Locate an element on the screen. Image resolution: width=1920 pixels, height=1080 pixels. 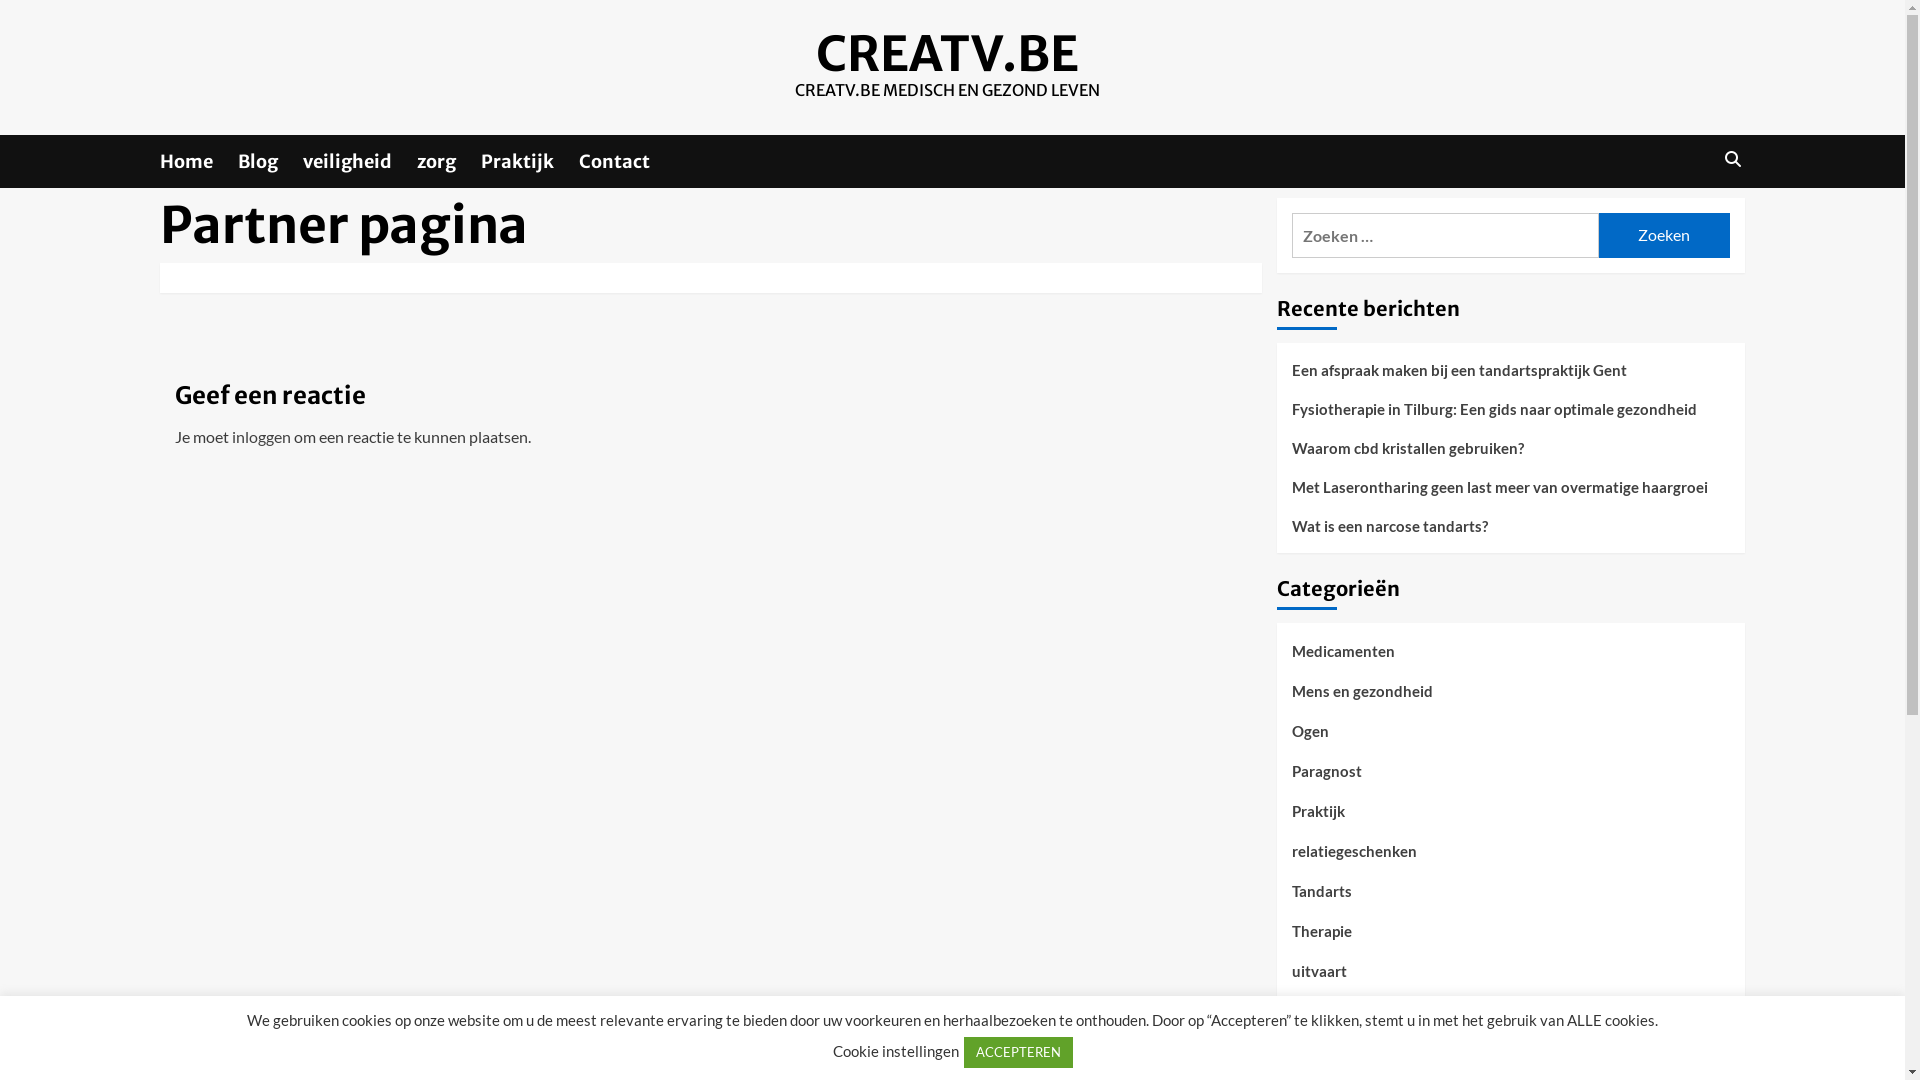
'Zoeken' is located at coordinates (1664, 234).